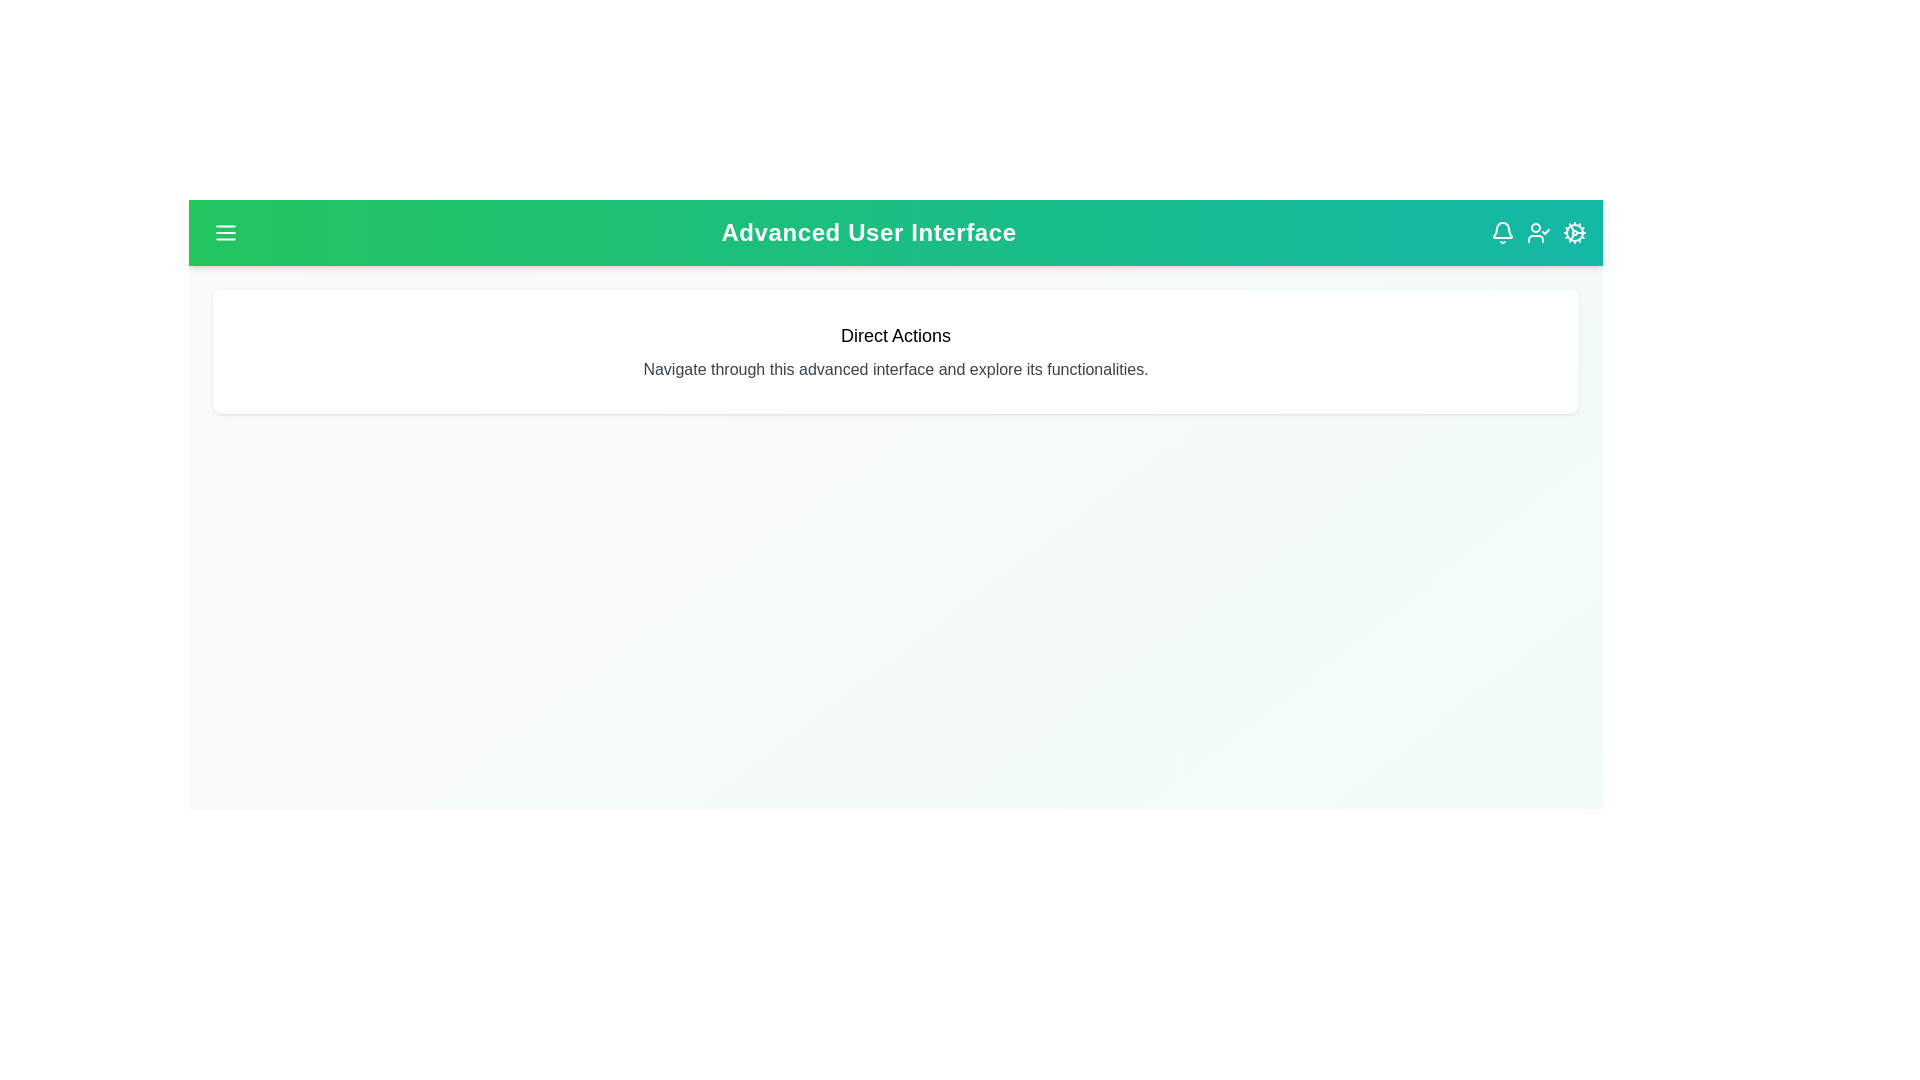  Describe the element at coordinates (1538, 231) in the screenshot. I see `the user profile icon located at the top-right corner of the app bar` at that location.